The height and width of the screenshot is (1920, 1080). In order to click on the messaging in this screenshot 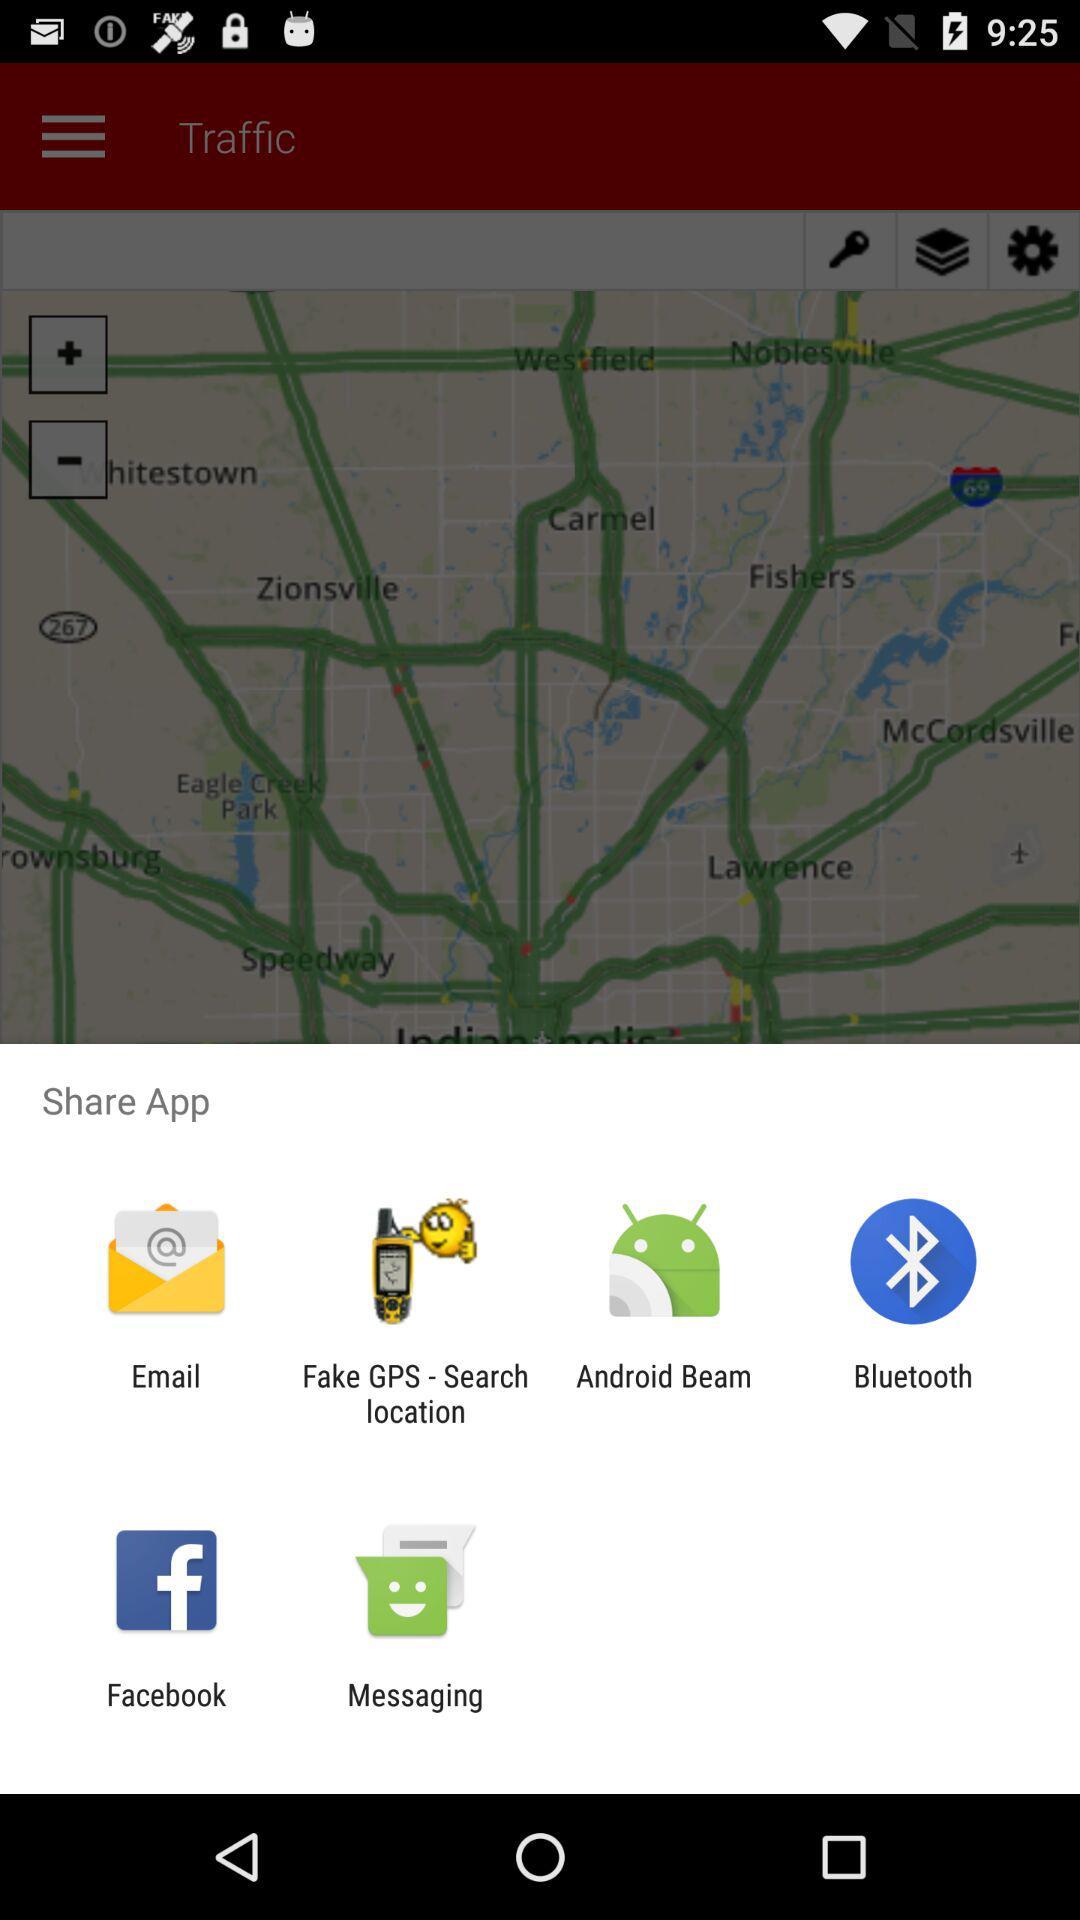, I will do `click(414, 1711)`.